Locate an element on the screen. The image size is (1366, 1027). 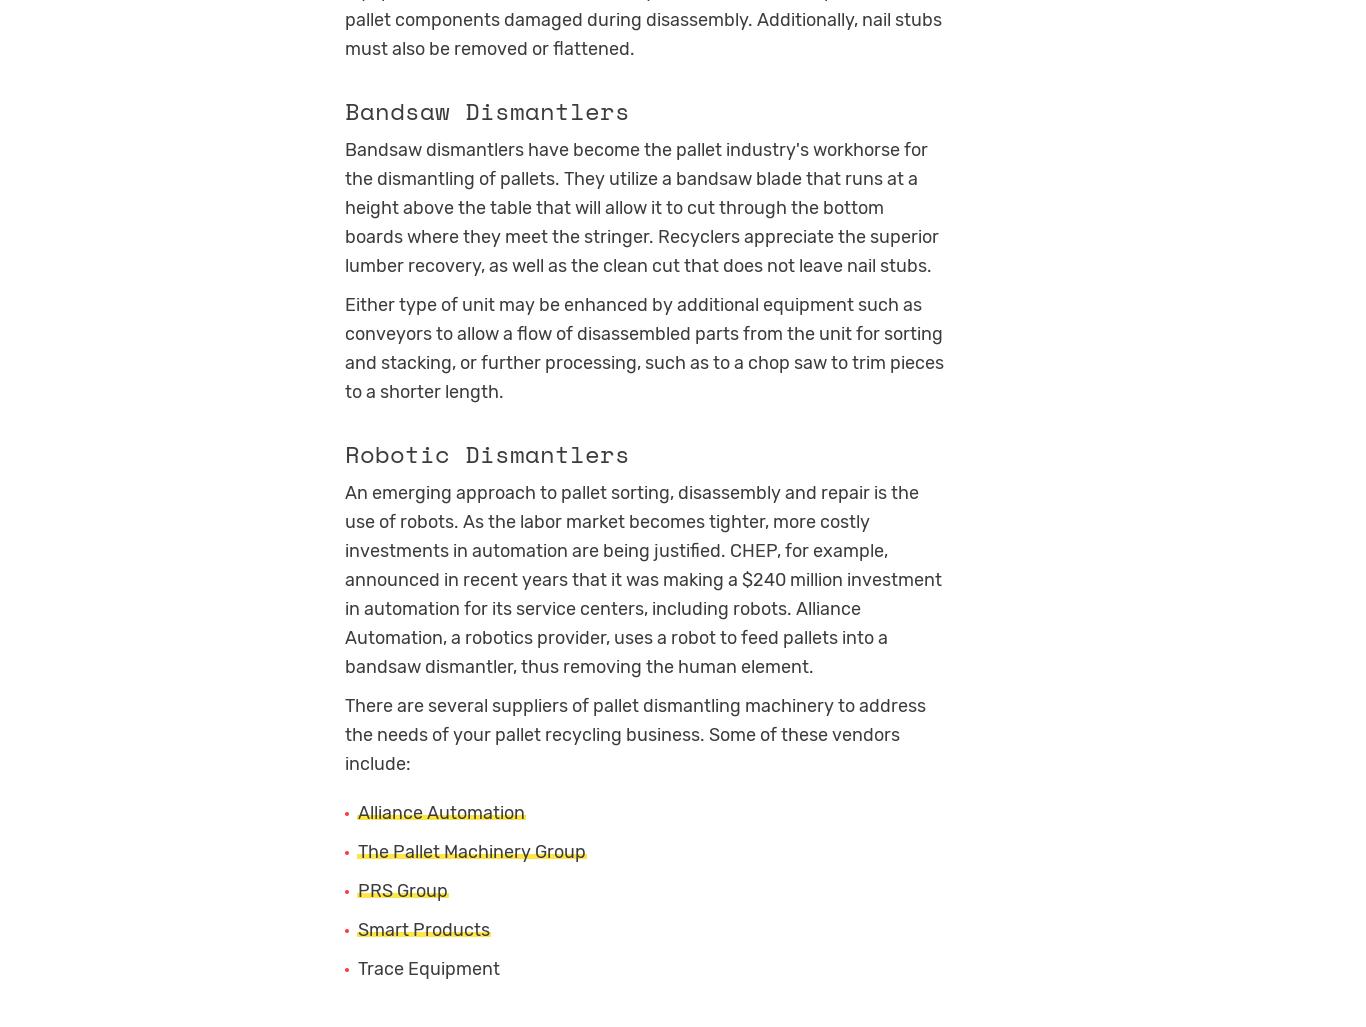
'Bandsaw dismantlers have become the pallet industry's workhorse for the dismantling of pallets. They utilize a bandsaw blade that runs at a height above the table that will allow it to cut through the bottom boards where they meet the stringer. Recyclers appreciate the superior lumber recovery, as well as the clean cut that does not leave nail stubs.' is located at coordinates (641, 206).